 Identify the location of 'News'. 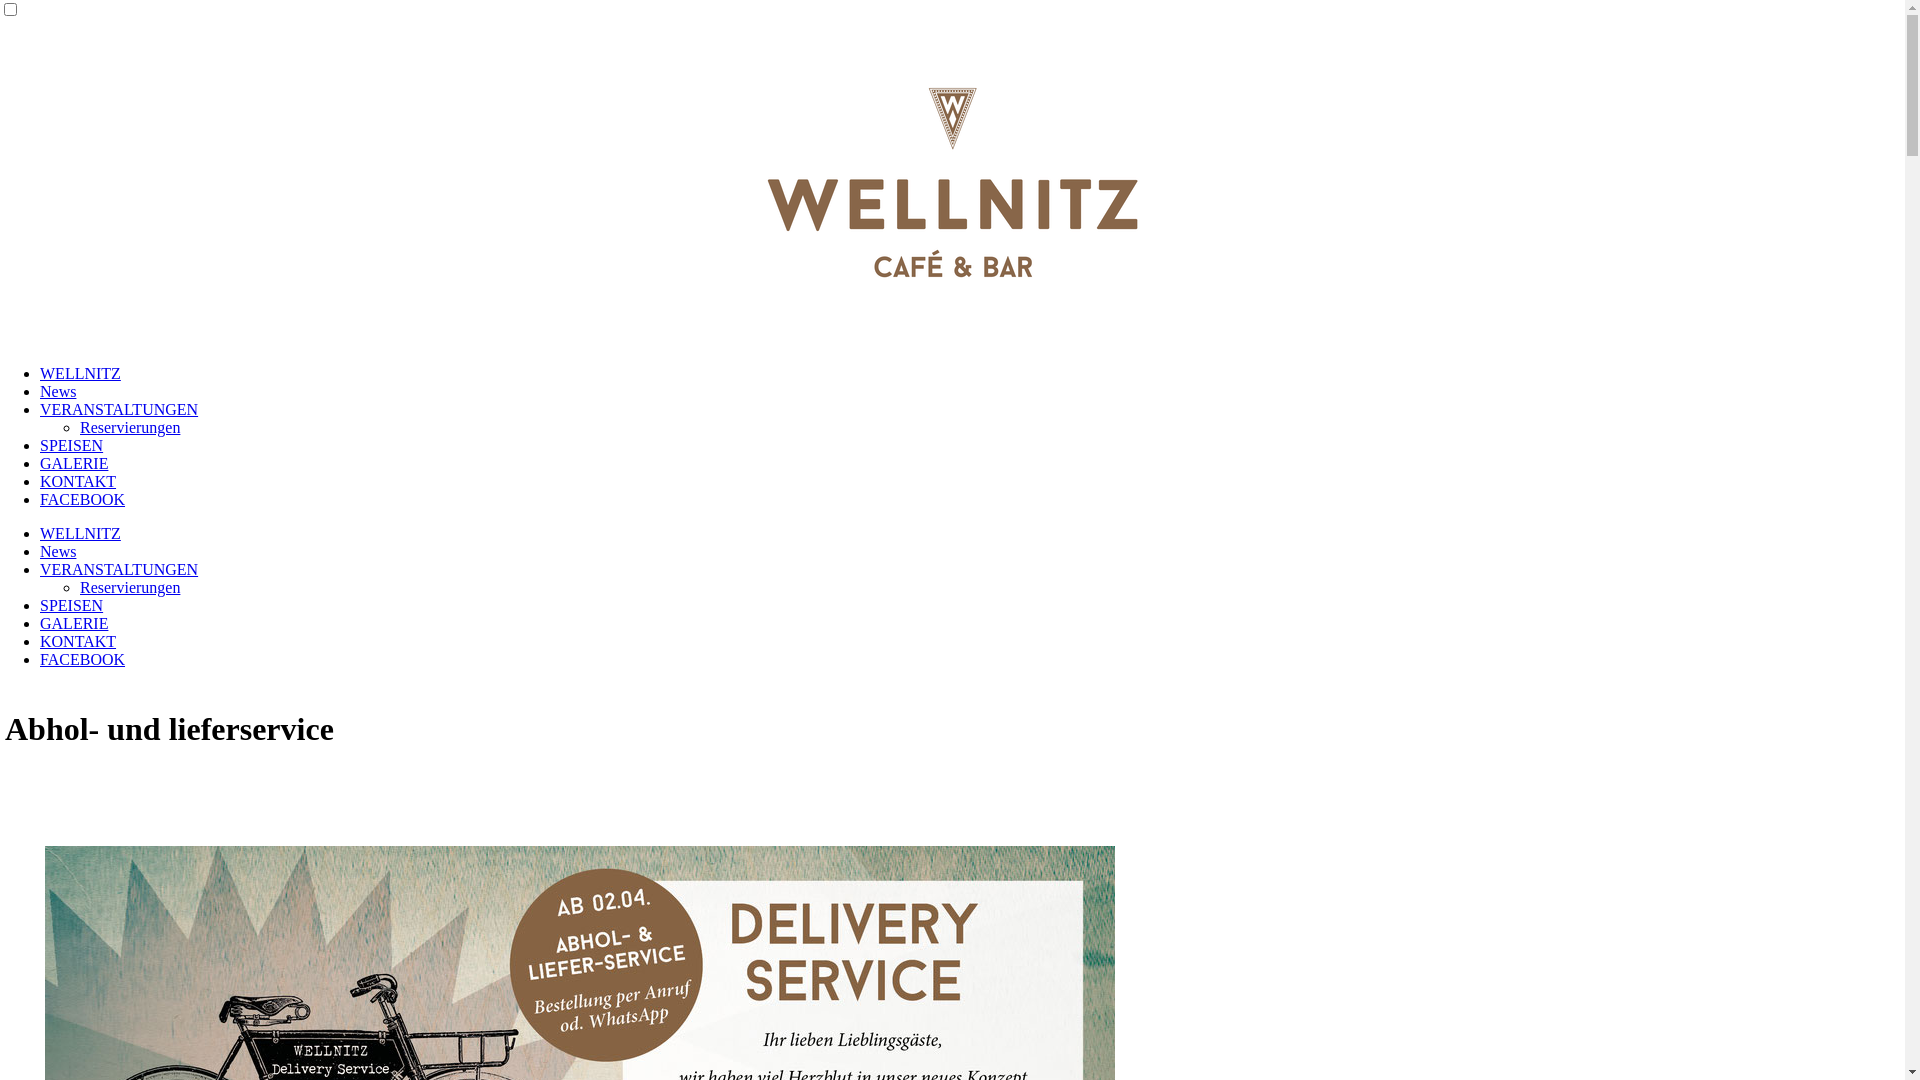
(39, 391).